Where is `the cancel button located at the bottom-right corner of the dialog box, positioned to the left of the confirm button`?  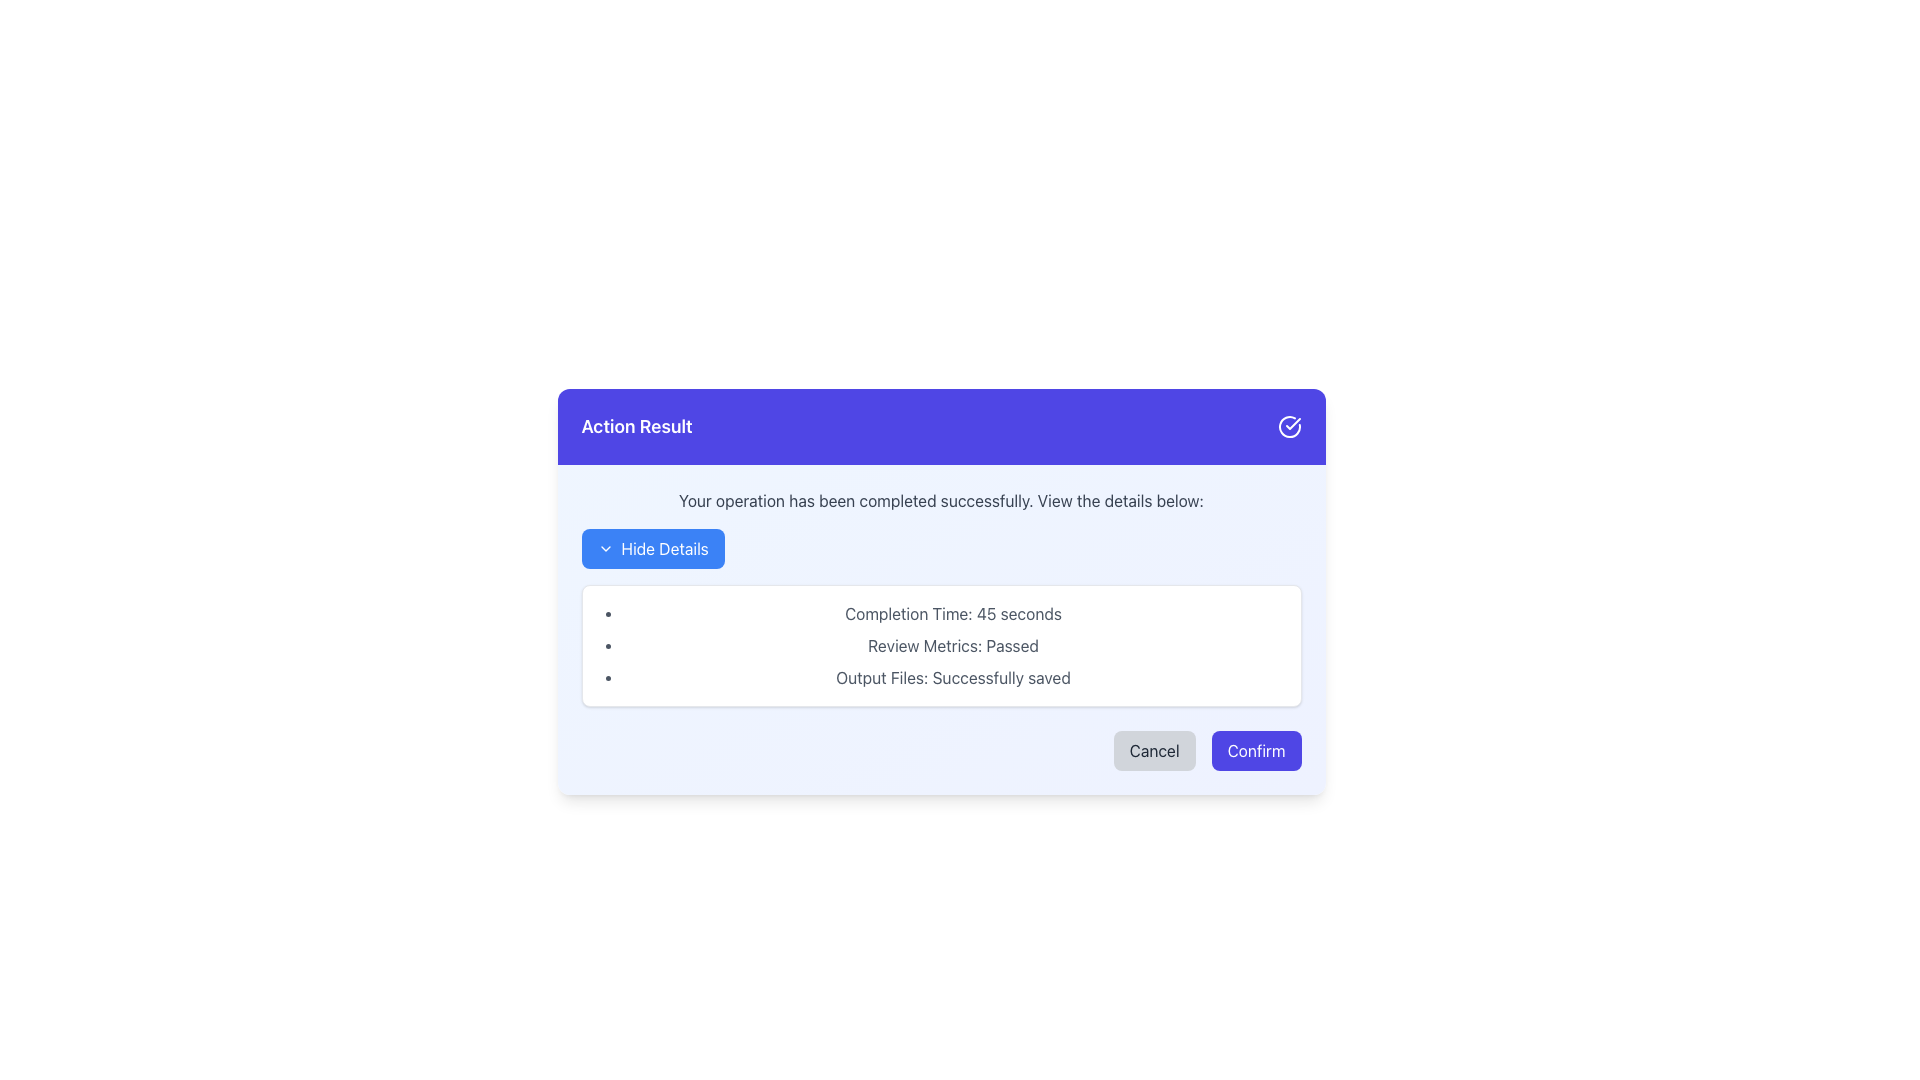
the cancel button located at the bottom-right corner of the dialog box, positioned to the left of the confirm button is located at coordinates (1154, 751).